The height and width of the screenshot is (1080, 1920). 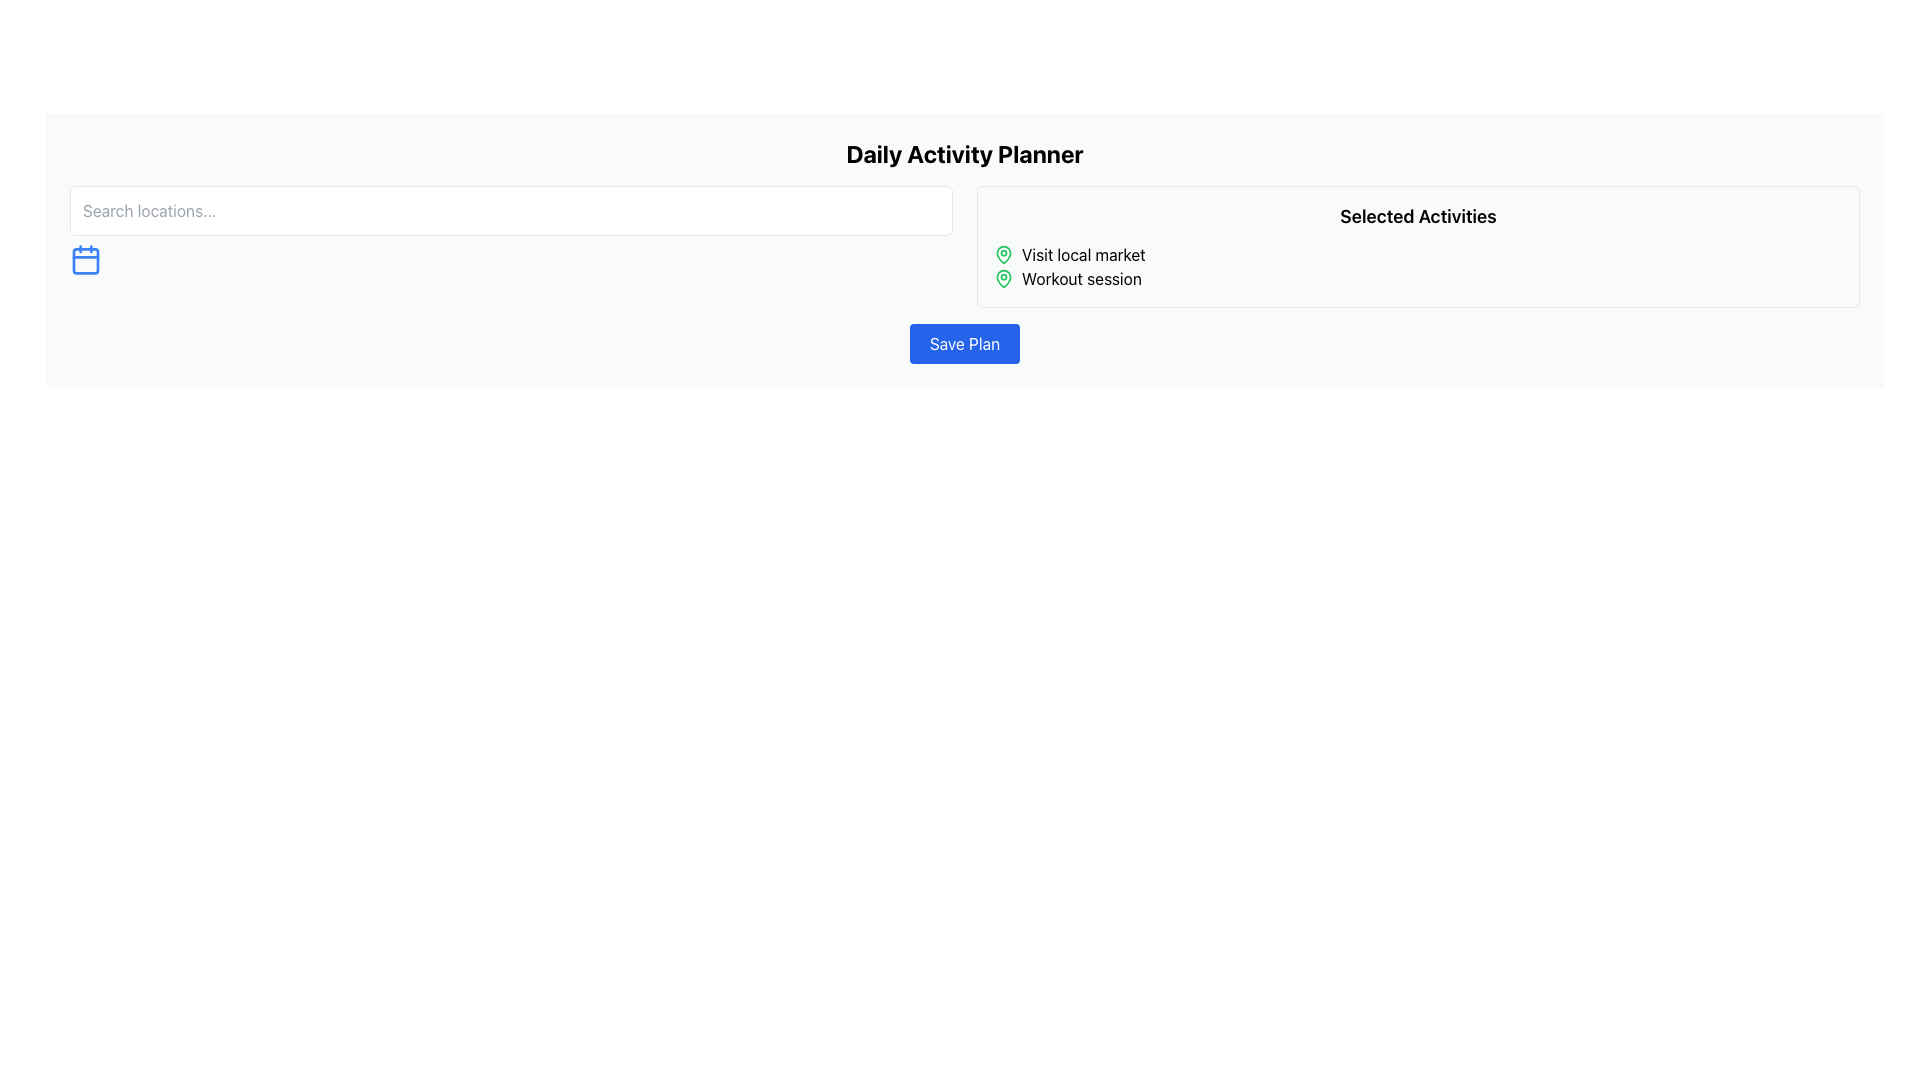 I want to click on the SVG icon representing 'Visit local market', which is located on the left of the corresponding text in the 'Selected Activities' section, so click(x=1003, y=253).